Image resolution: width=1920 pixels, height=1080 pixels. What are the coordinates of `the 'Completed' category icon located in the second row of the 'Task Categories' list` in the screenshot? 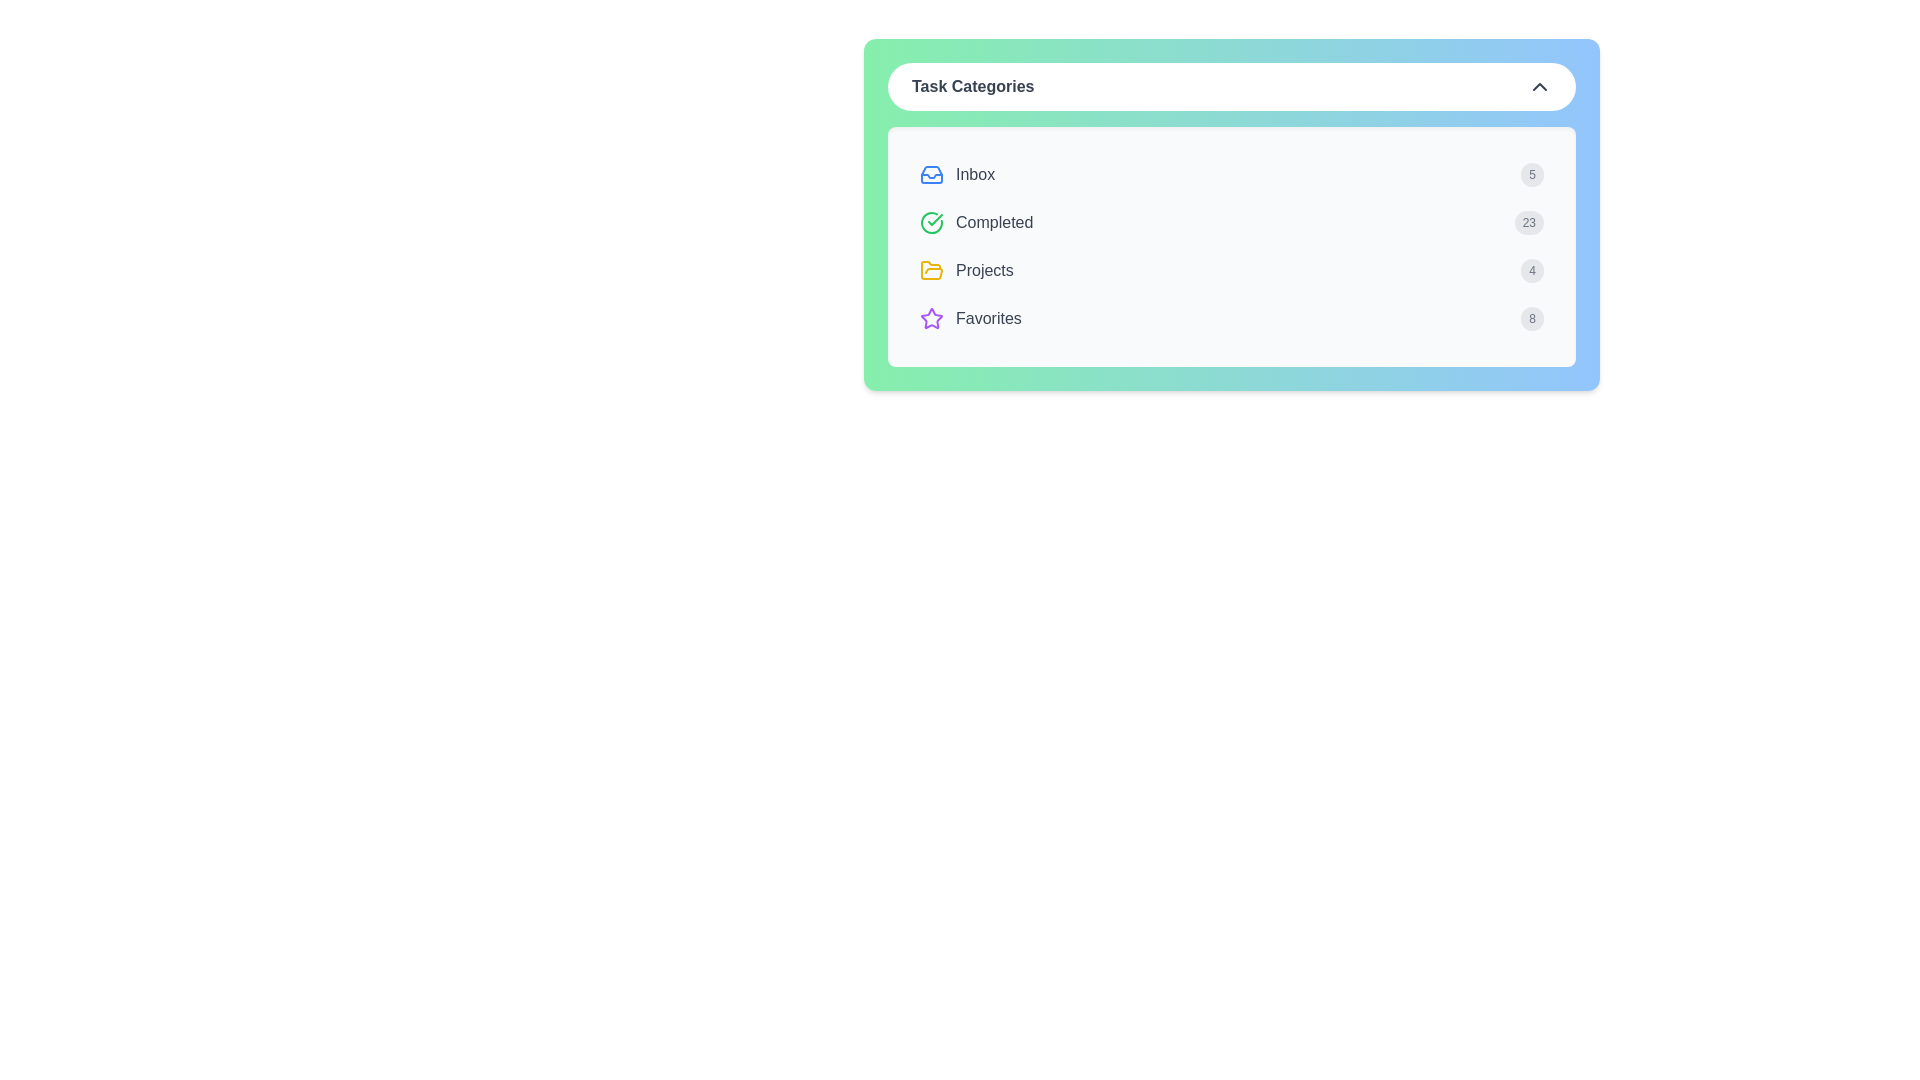 It's located at (930, 223).